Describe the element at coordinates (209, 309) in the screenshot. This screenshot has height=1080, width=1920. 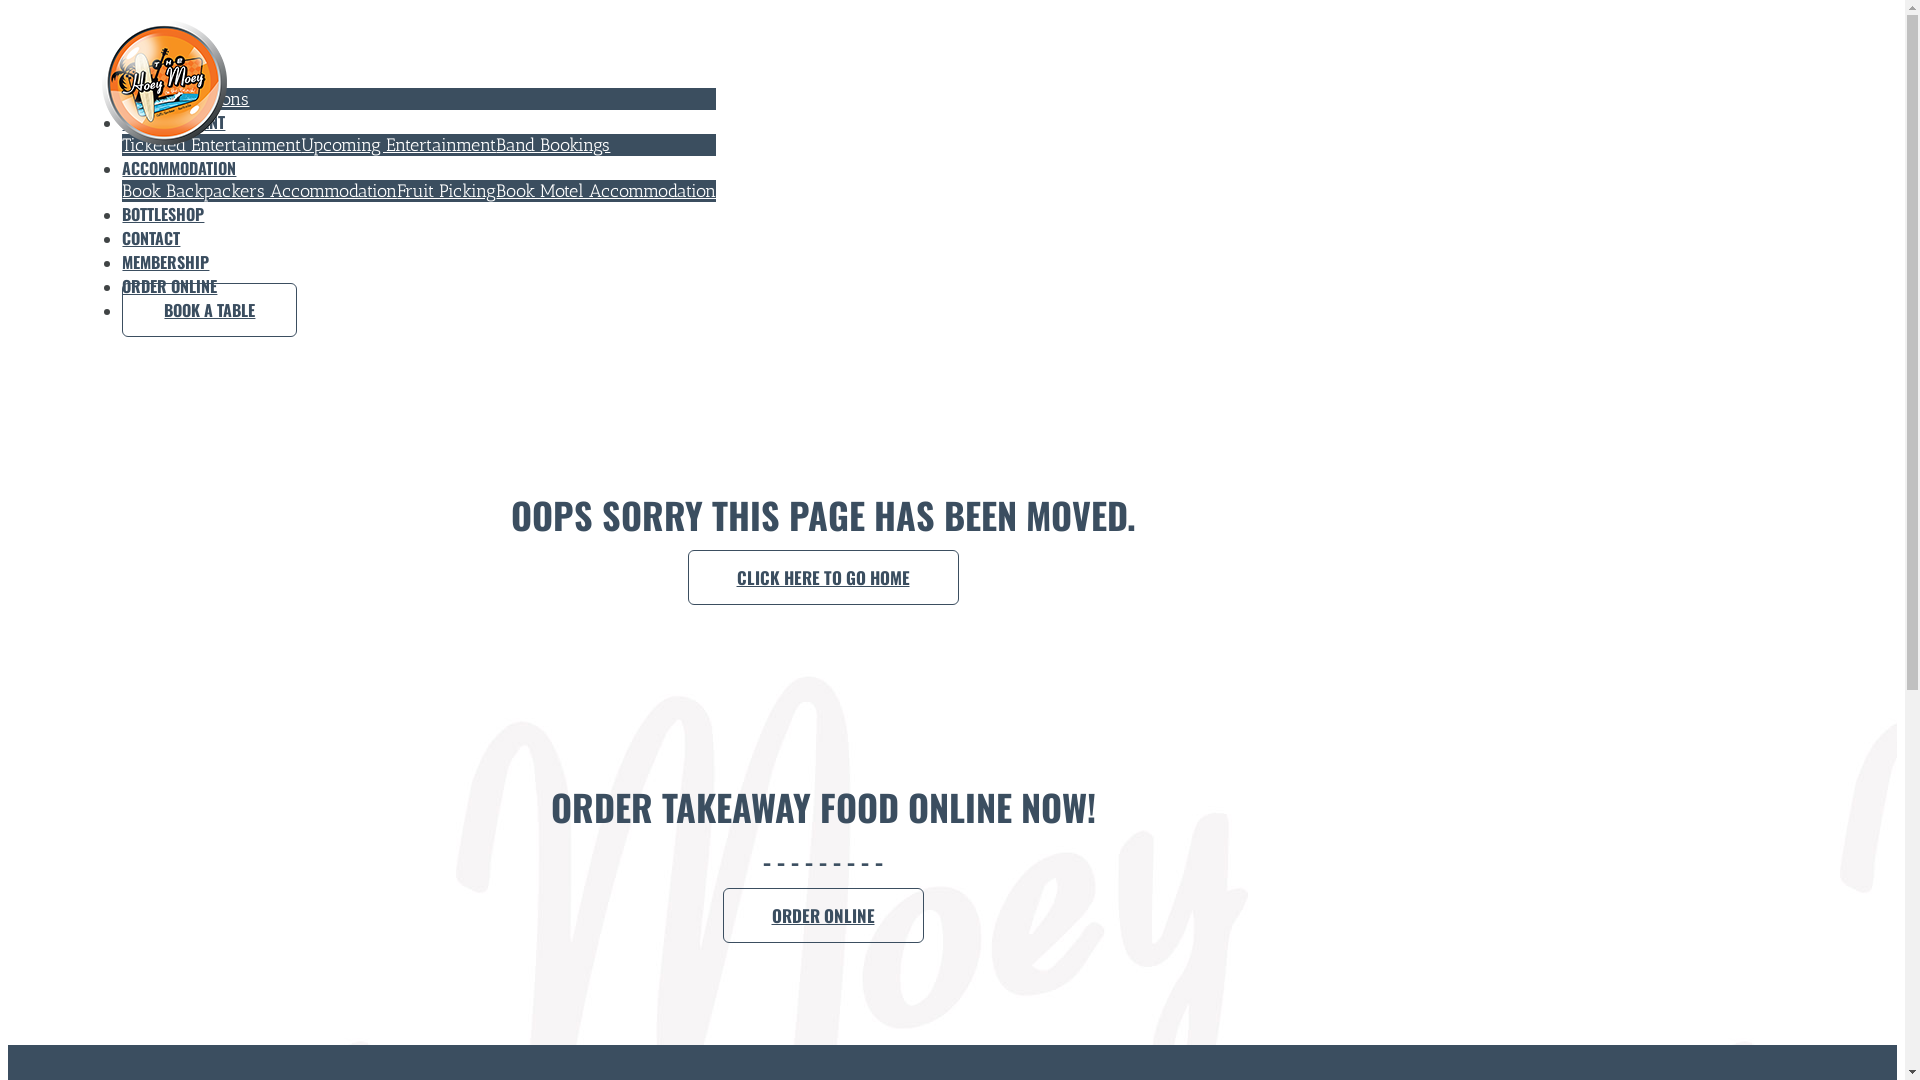
I see `'BOOK A TABLE'` at that location.